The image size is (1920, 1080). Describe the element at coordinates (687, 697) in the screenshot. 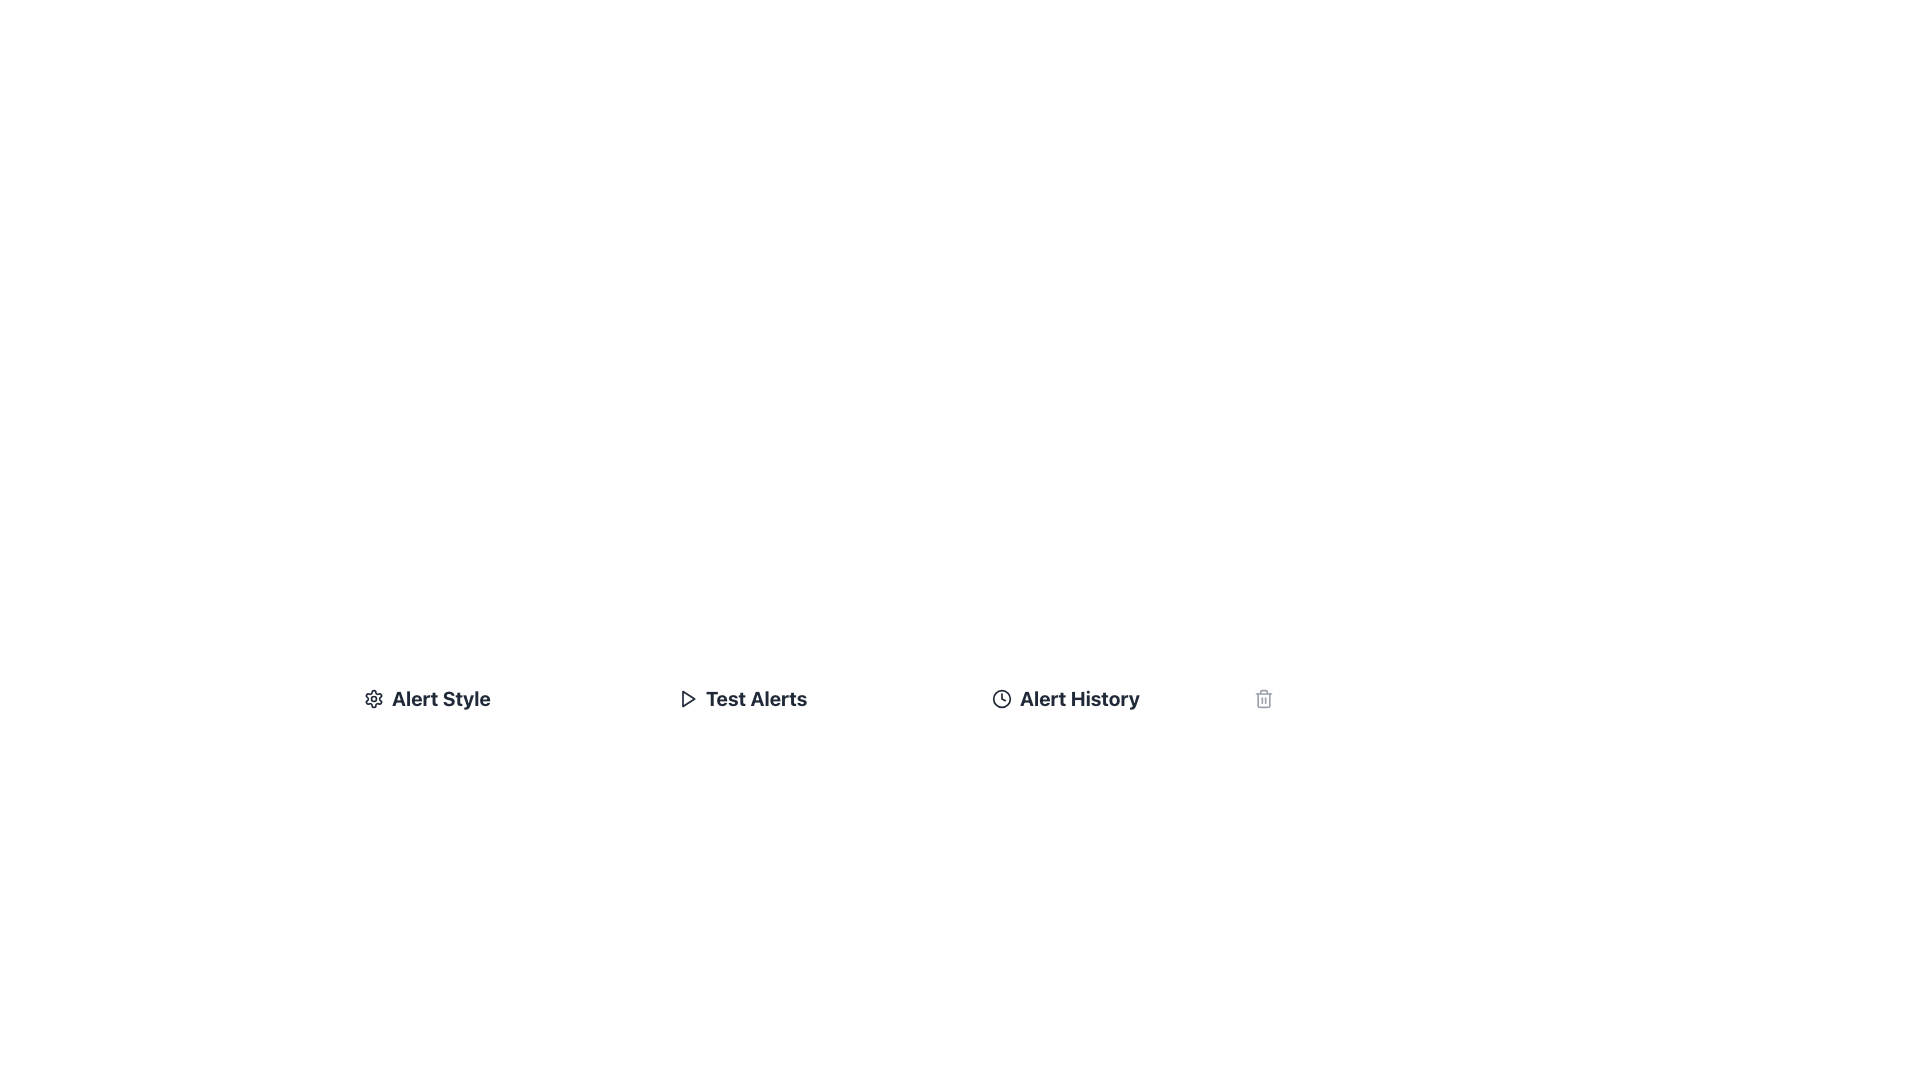

I see `the design of the Play Button icon, which is visually associated with initiating the 'Test Alerts' action and is located at the leftmost part of its group` at that location.